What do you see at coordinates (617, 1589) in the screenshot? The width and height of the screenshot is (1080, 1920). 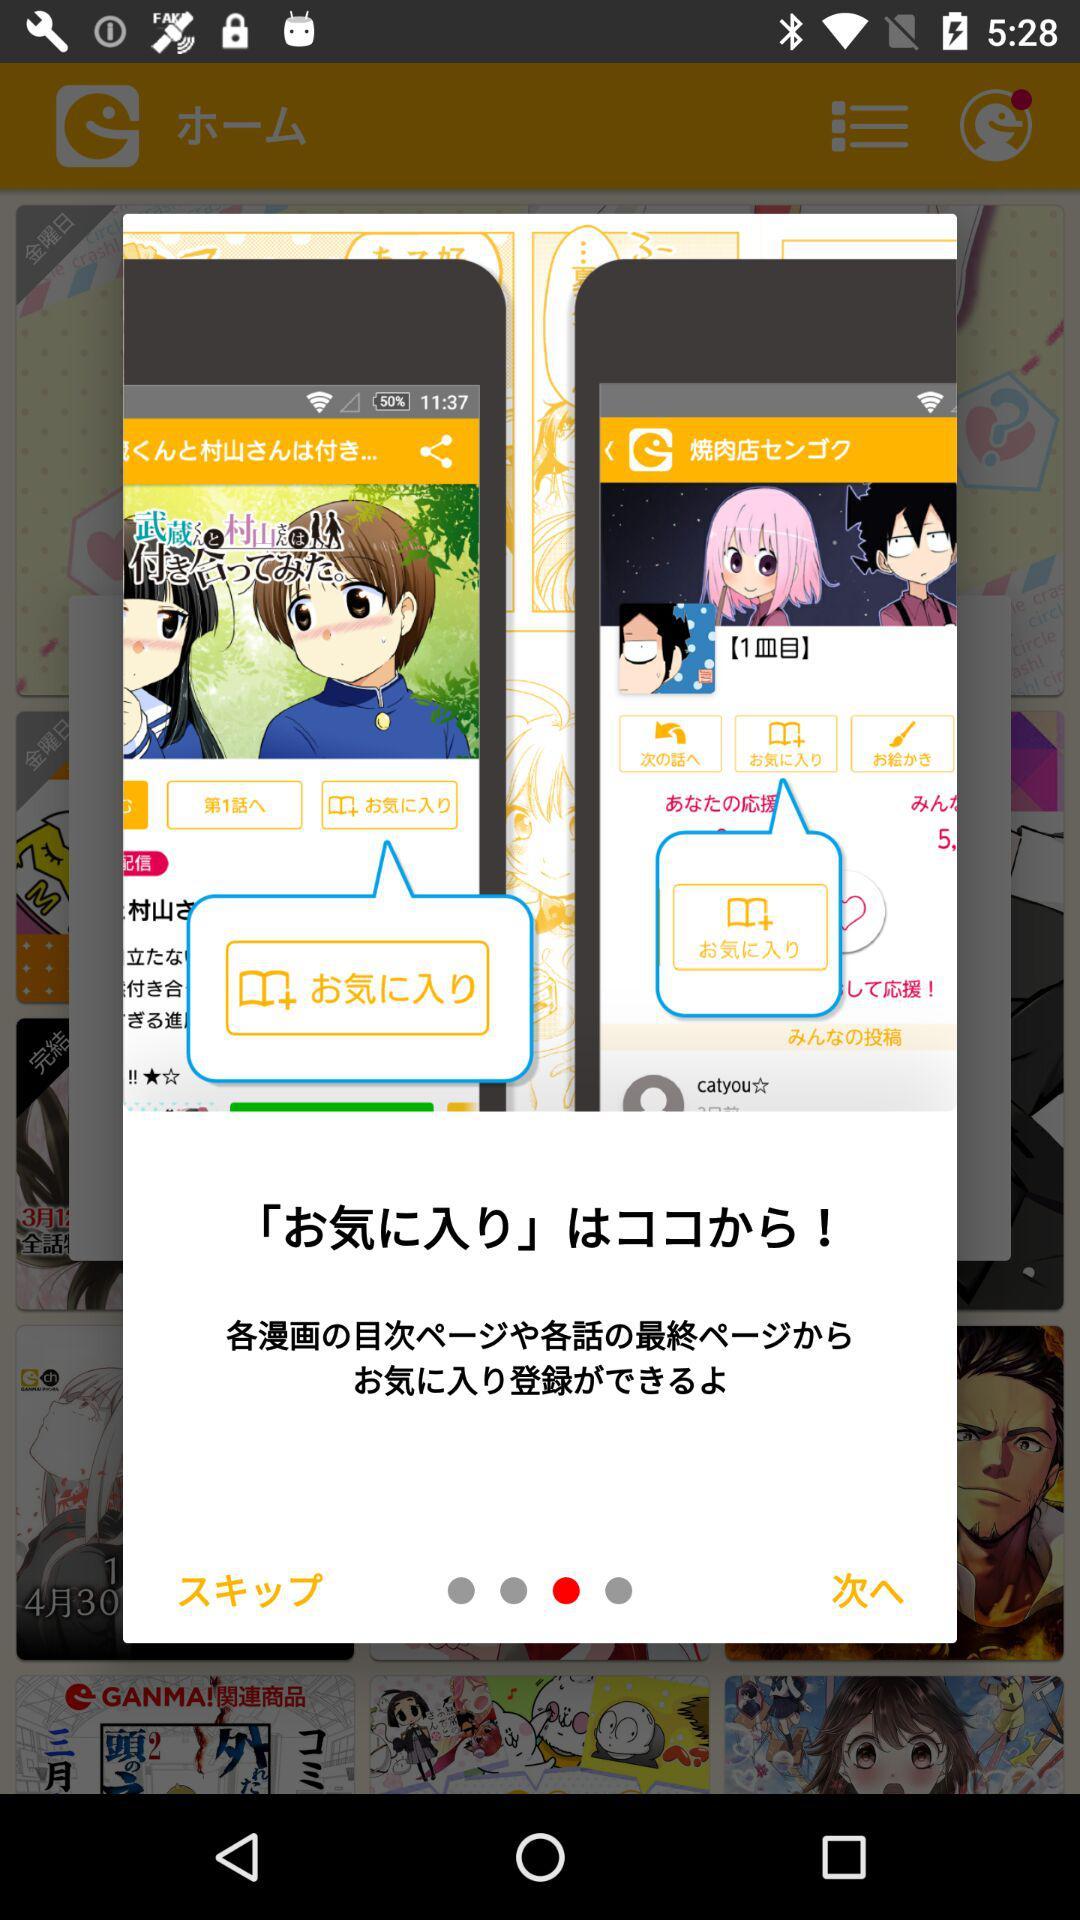 I see `go next` at bounding box center [617, 1589].